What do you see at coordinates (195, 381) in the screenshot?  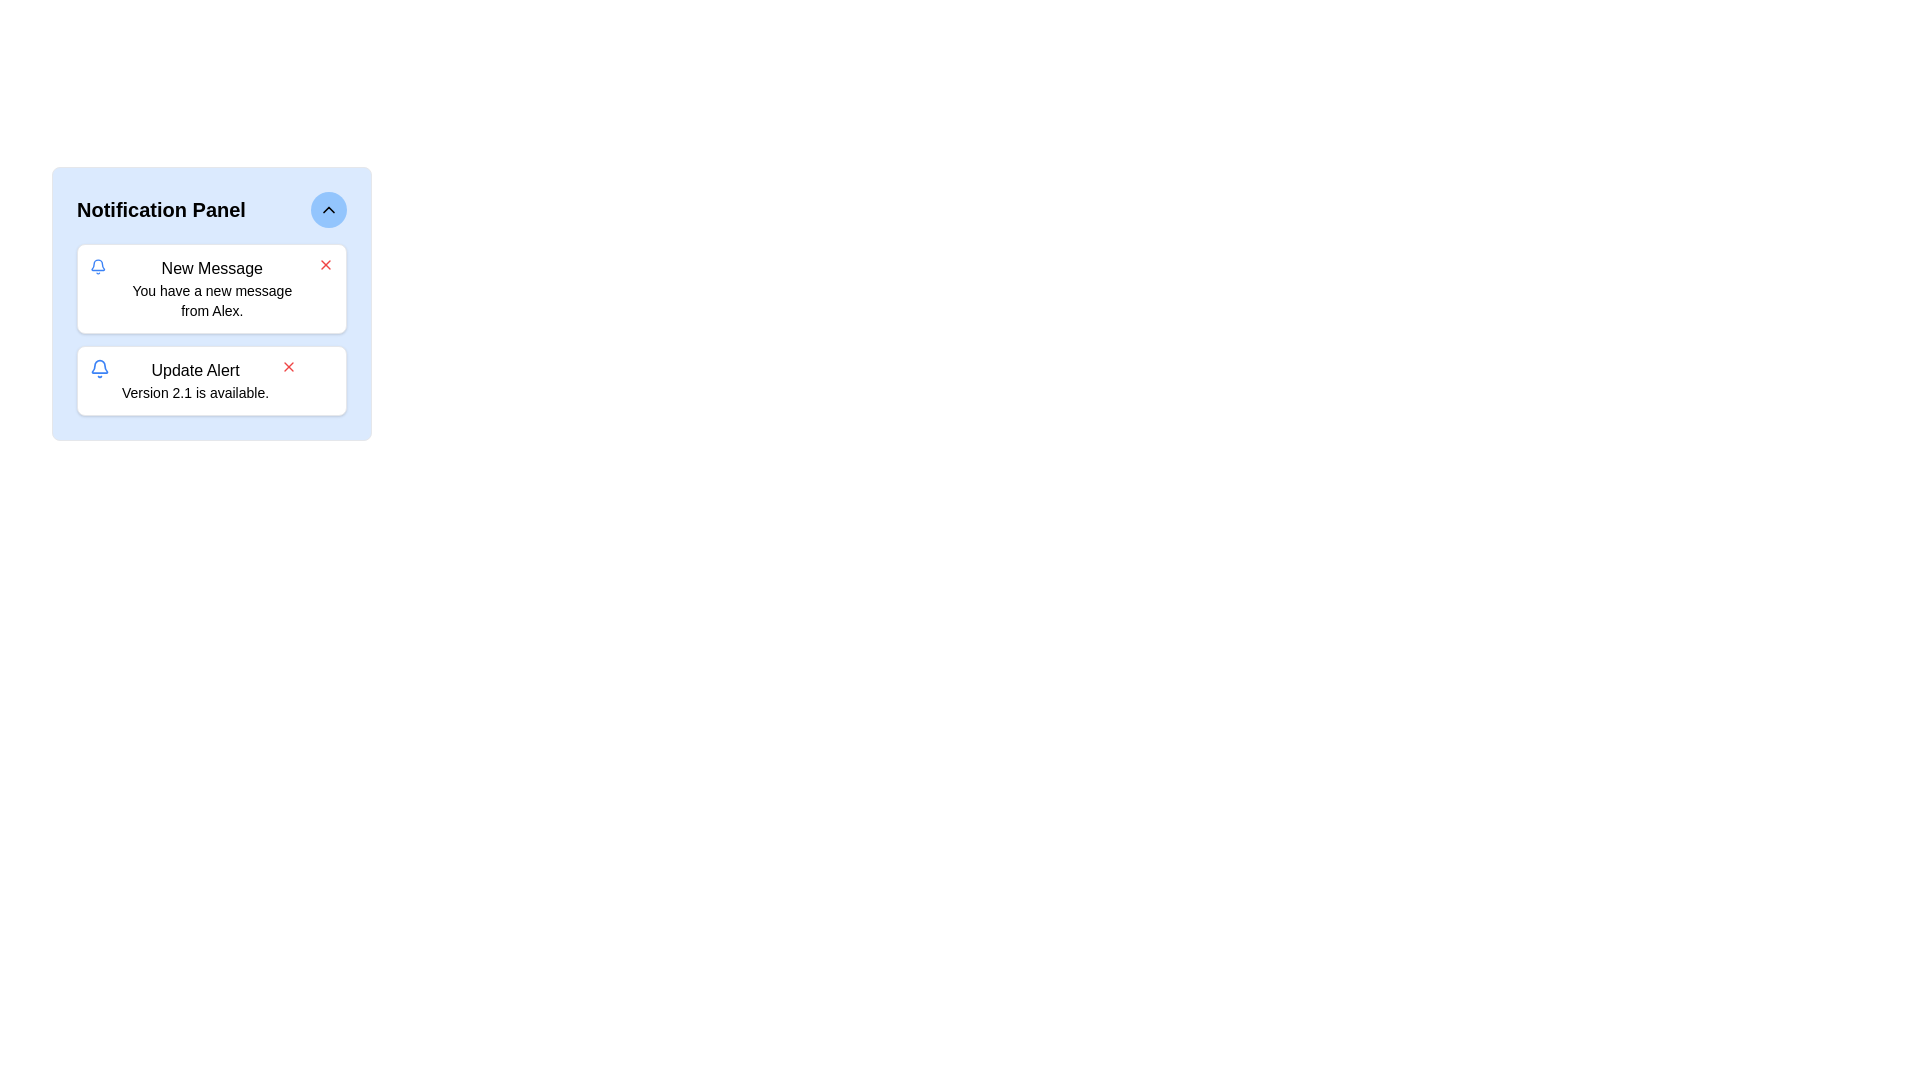 I see `the text label that informs the user about an update, located below the 'New Message' notification entry in the notification panel, specifically the second entry in the notification list` at bounding box center [195, 381].